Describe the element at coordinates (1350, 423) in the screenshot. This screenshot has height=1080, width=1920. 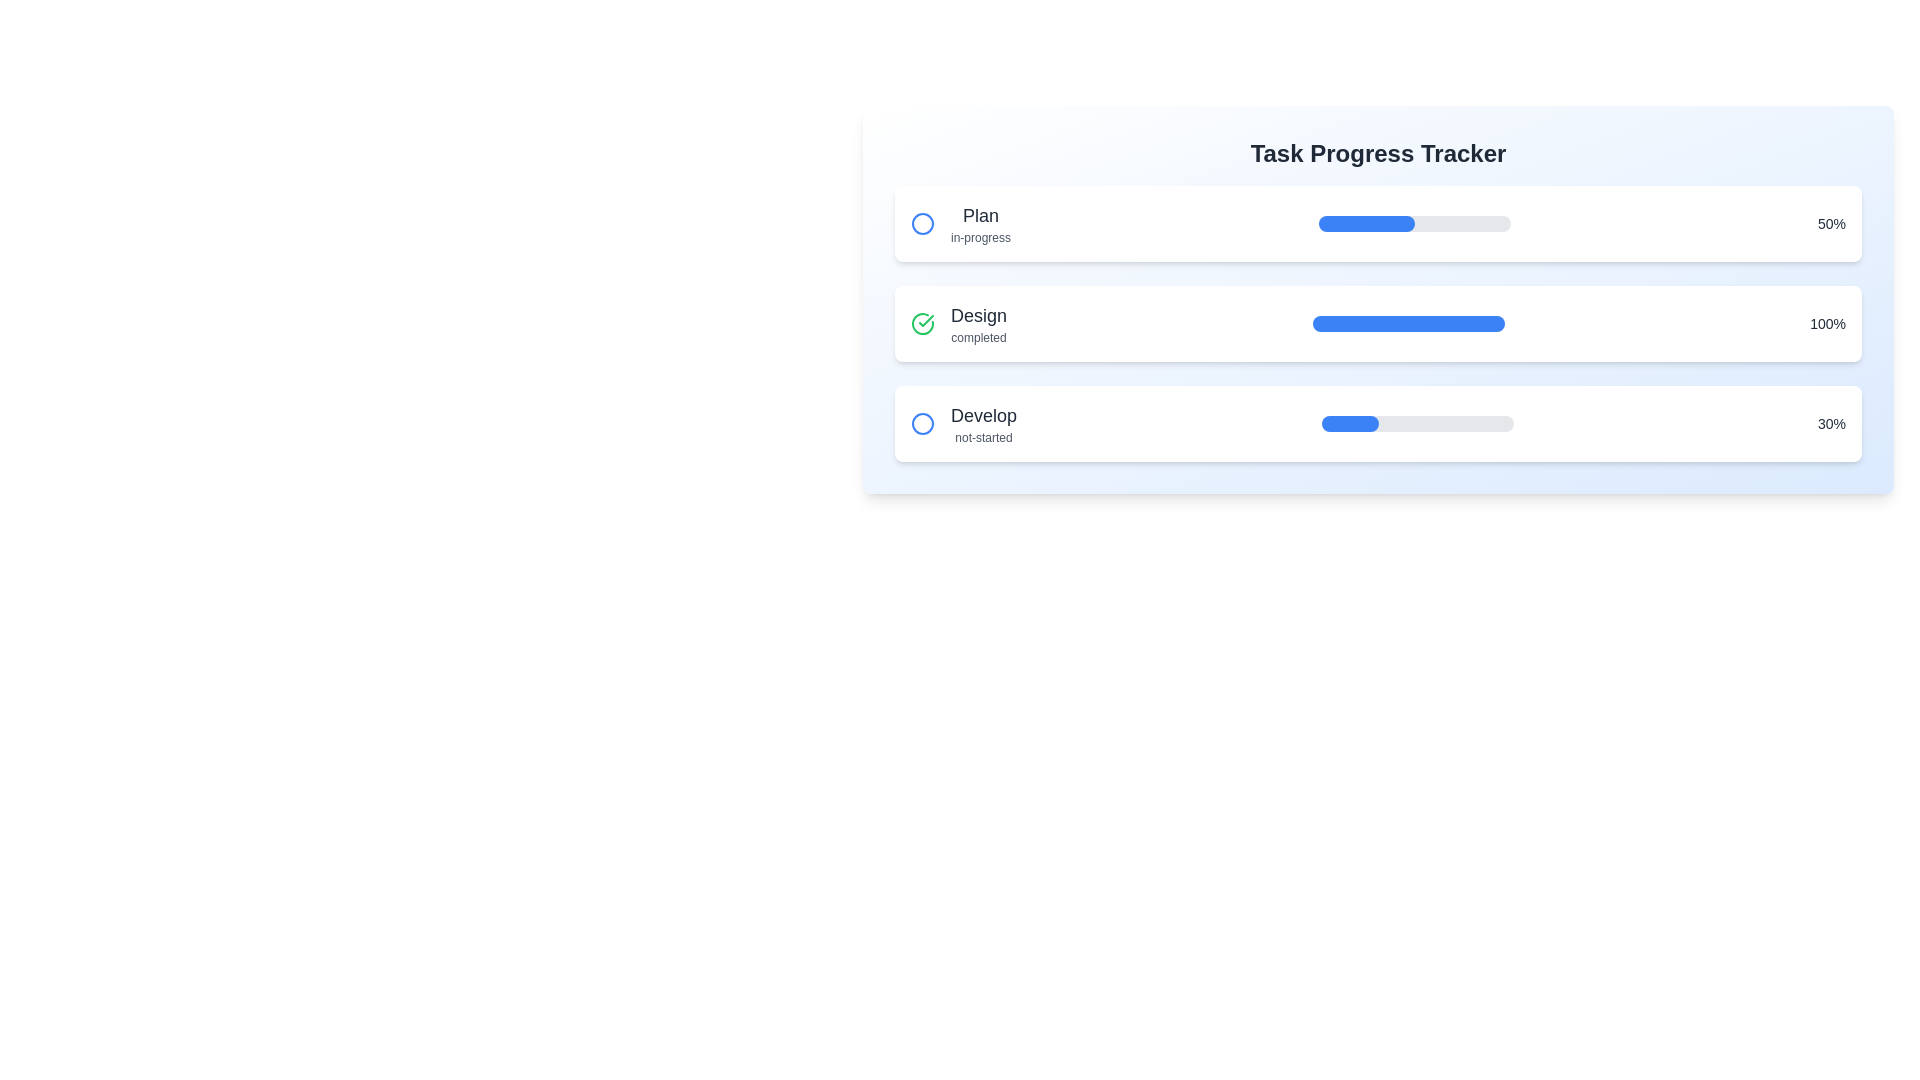
I see `the progress bar segment that visually represents 30% progress for the 'Develop' task, located in the third horizontal progress bar` at that location.